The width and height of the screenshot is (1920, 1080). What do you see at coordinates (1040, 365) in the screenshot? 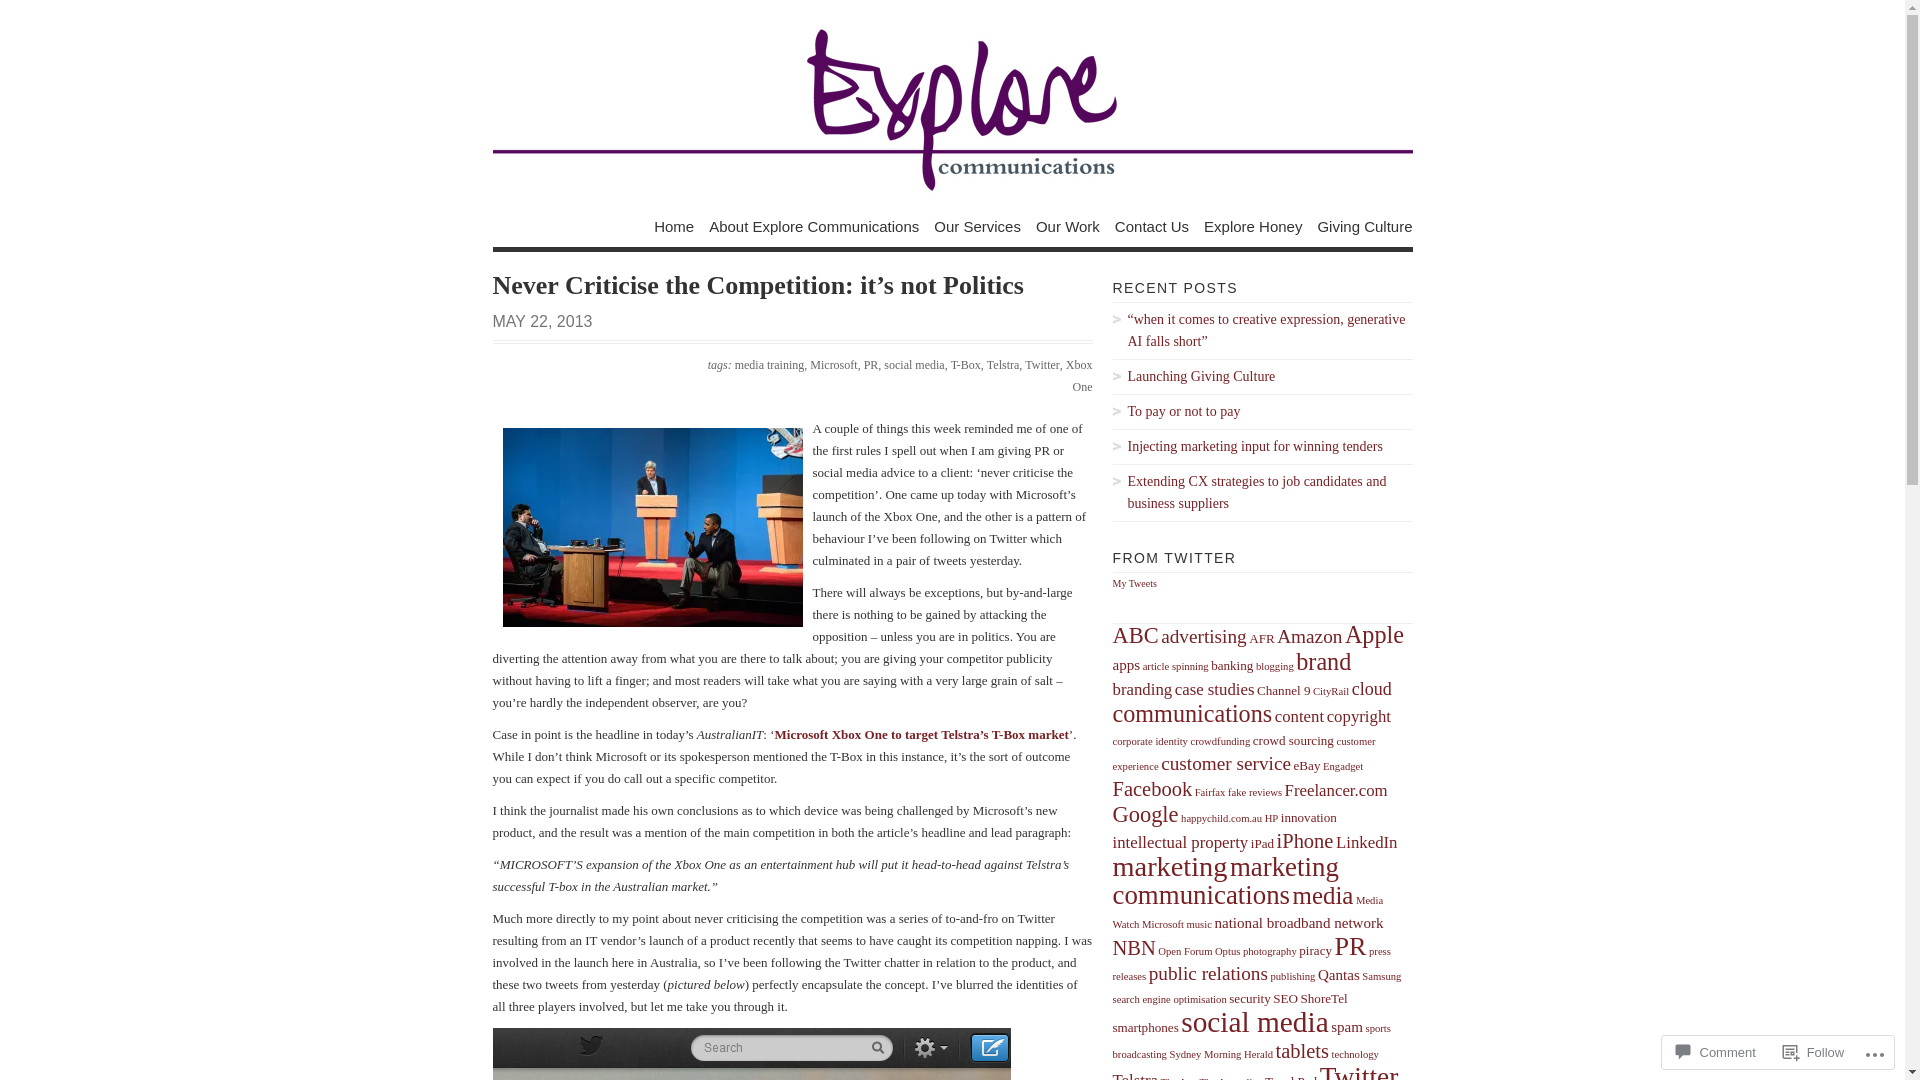
I see `'Twitter'` at bounding box center [1040, 365].